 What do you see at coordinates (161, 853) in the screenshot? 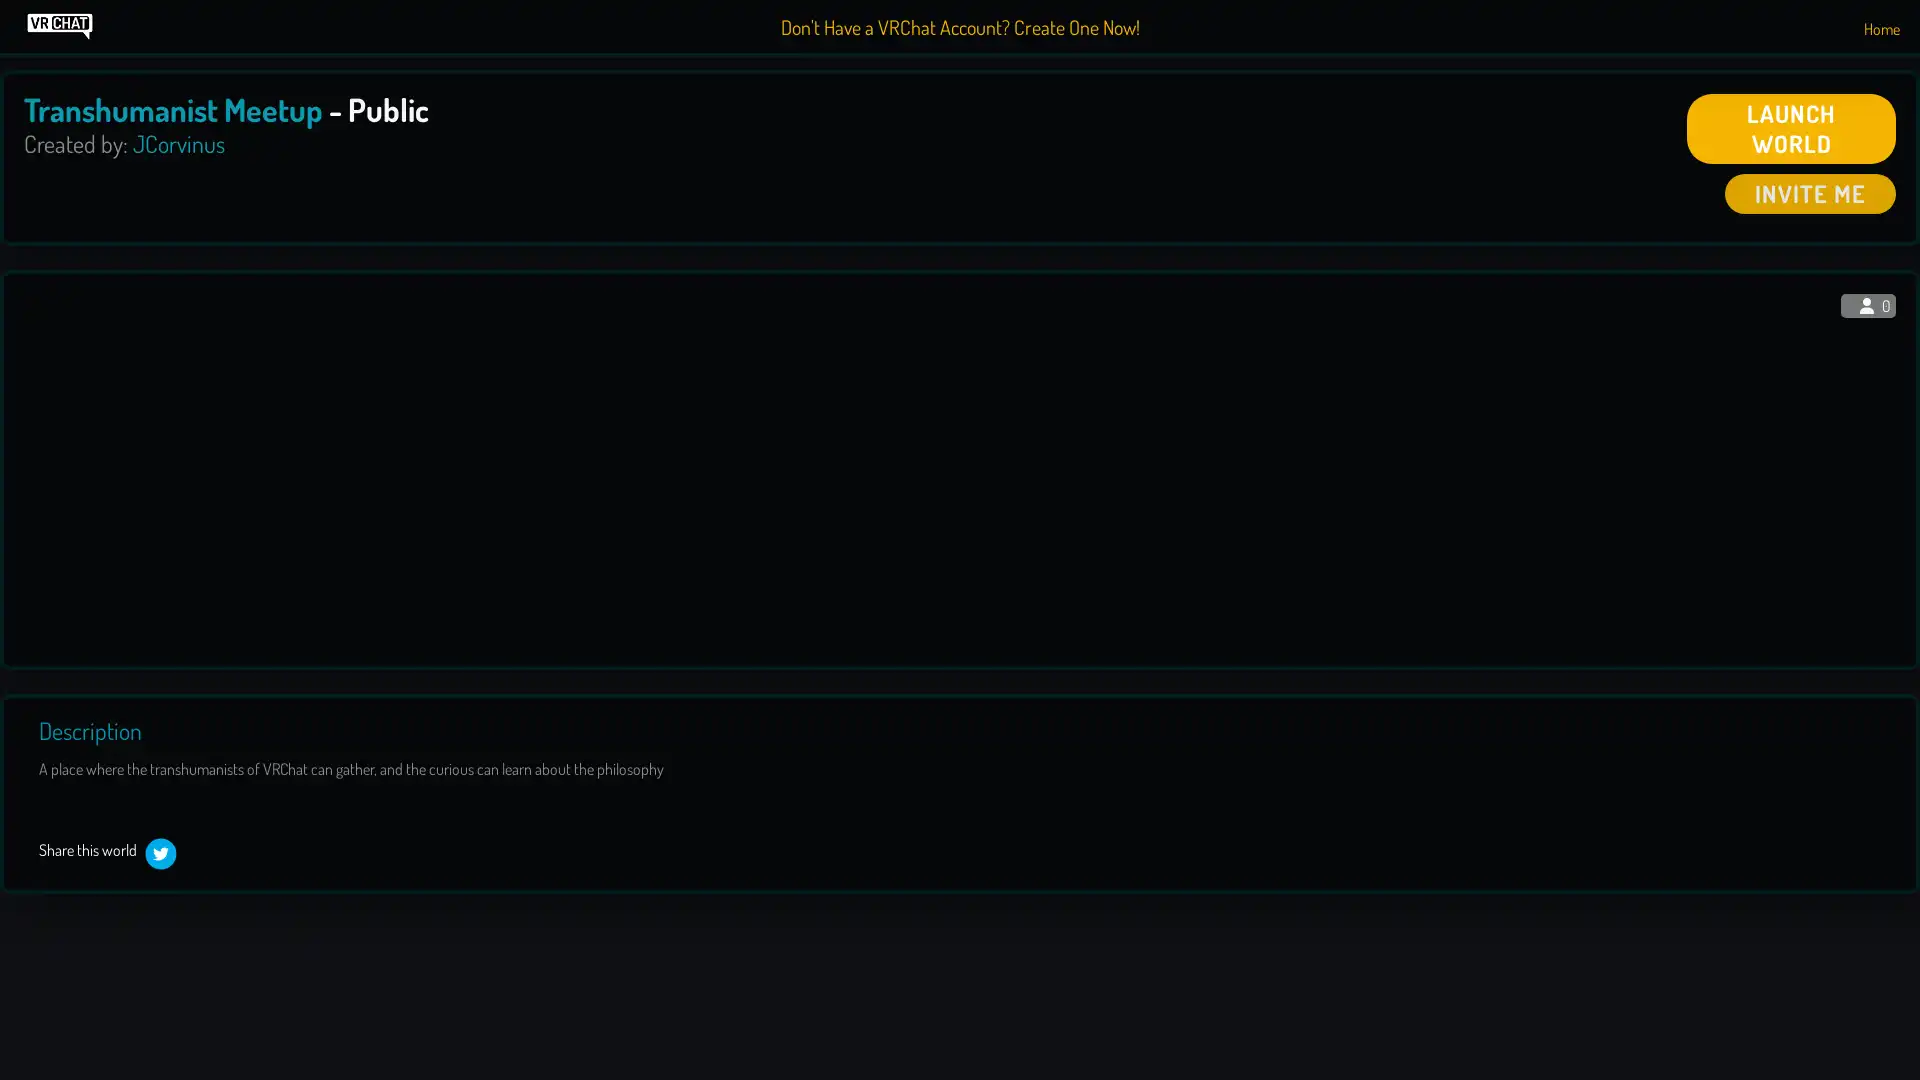
I see `twitter` at bounding box center [161, 853].